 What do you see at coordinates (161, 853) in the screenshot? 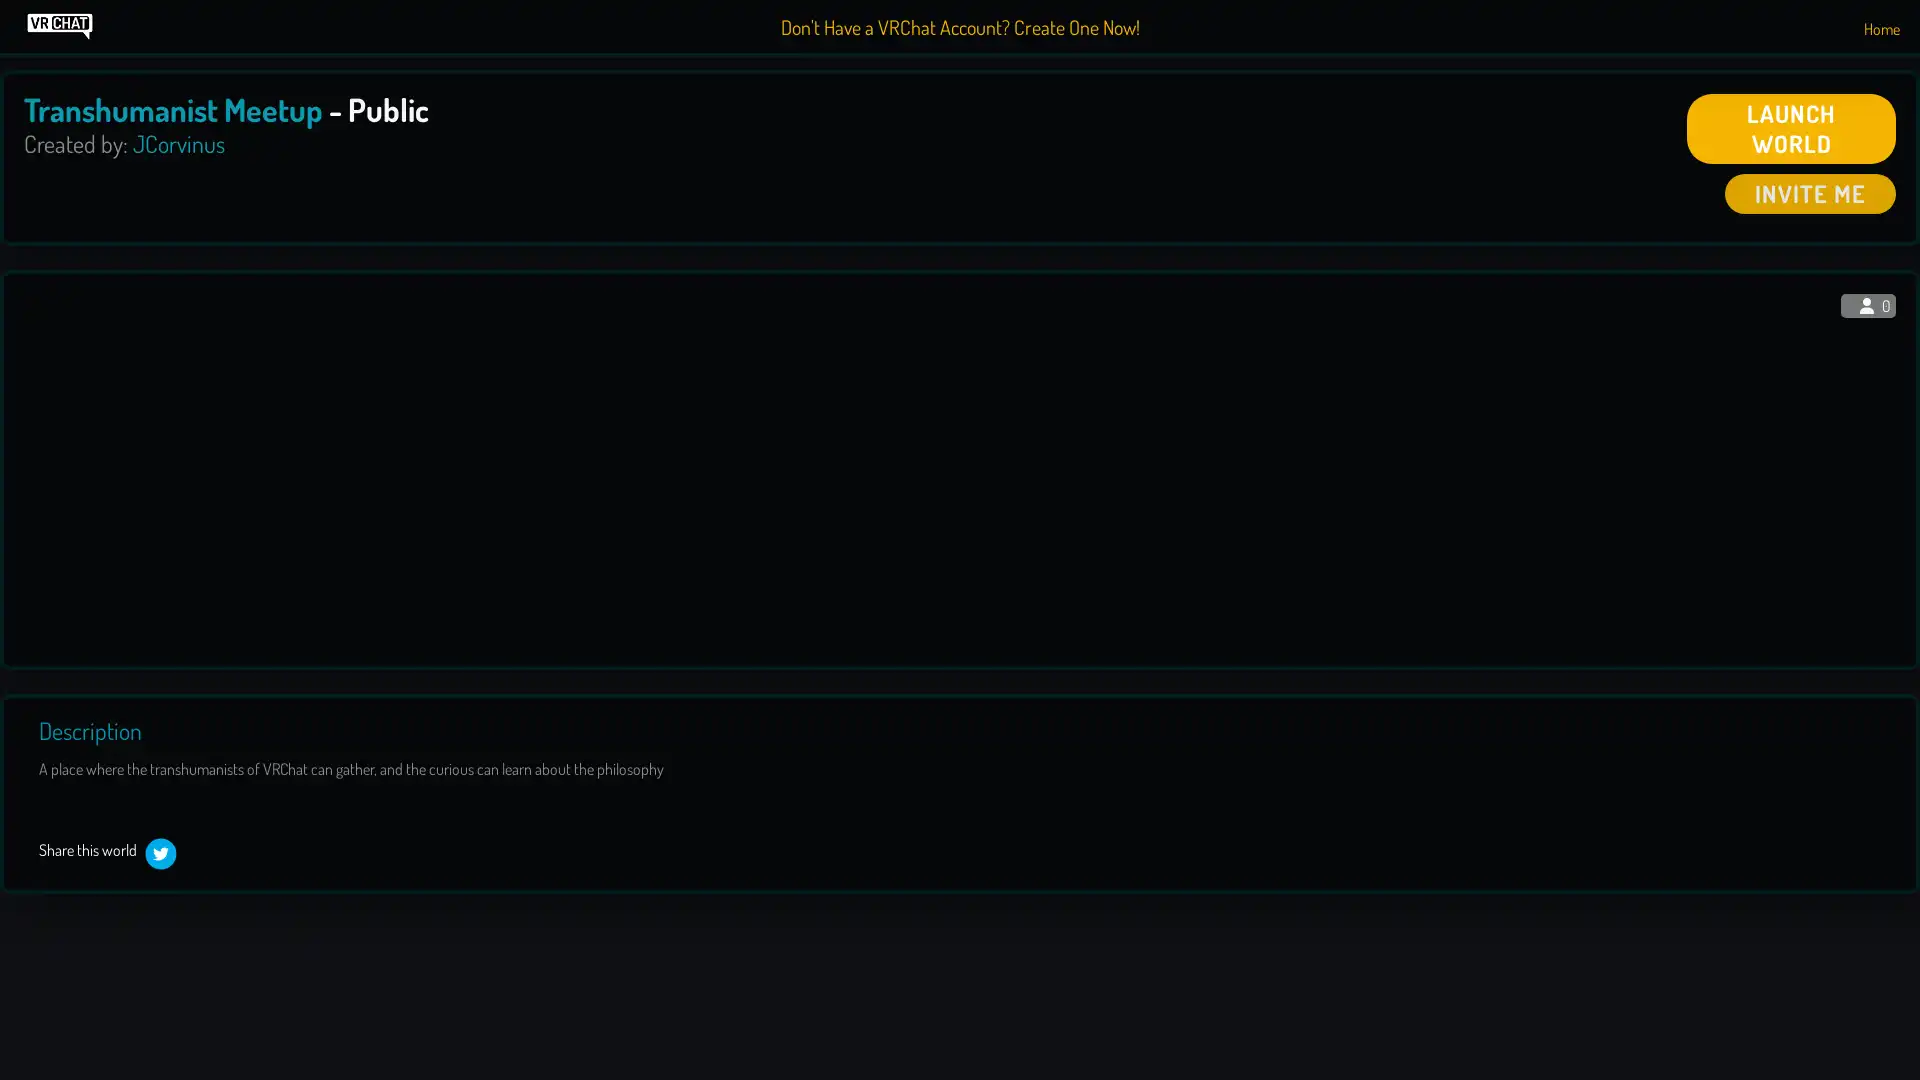
I see `twitter` at bounding box center [161, 853].